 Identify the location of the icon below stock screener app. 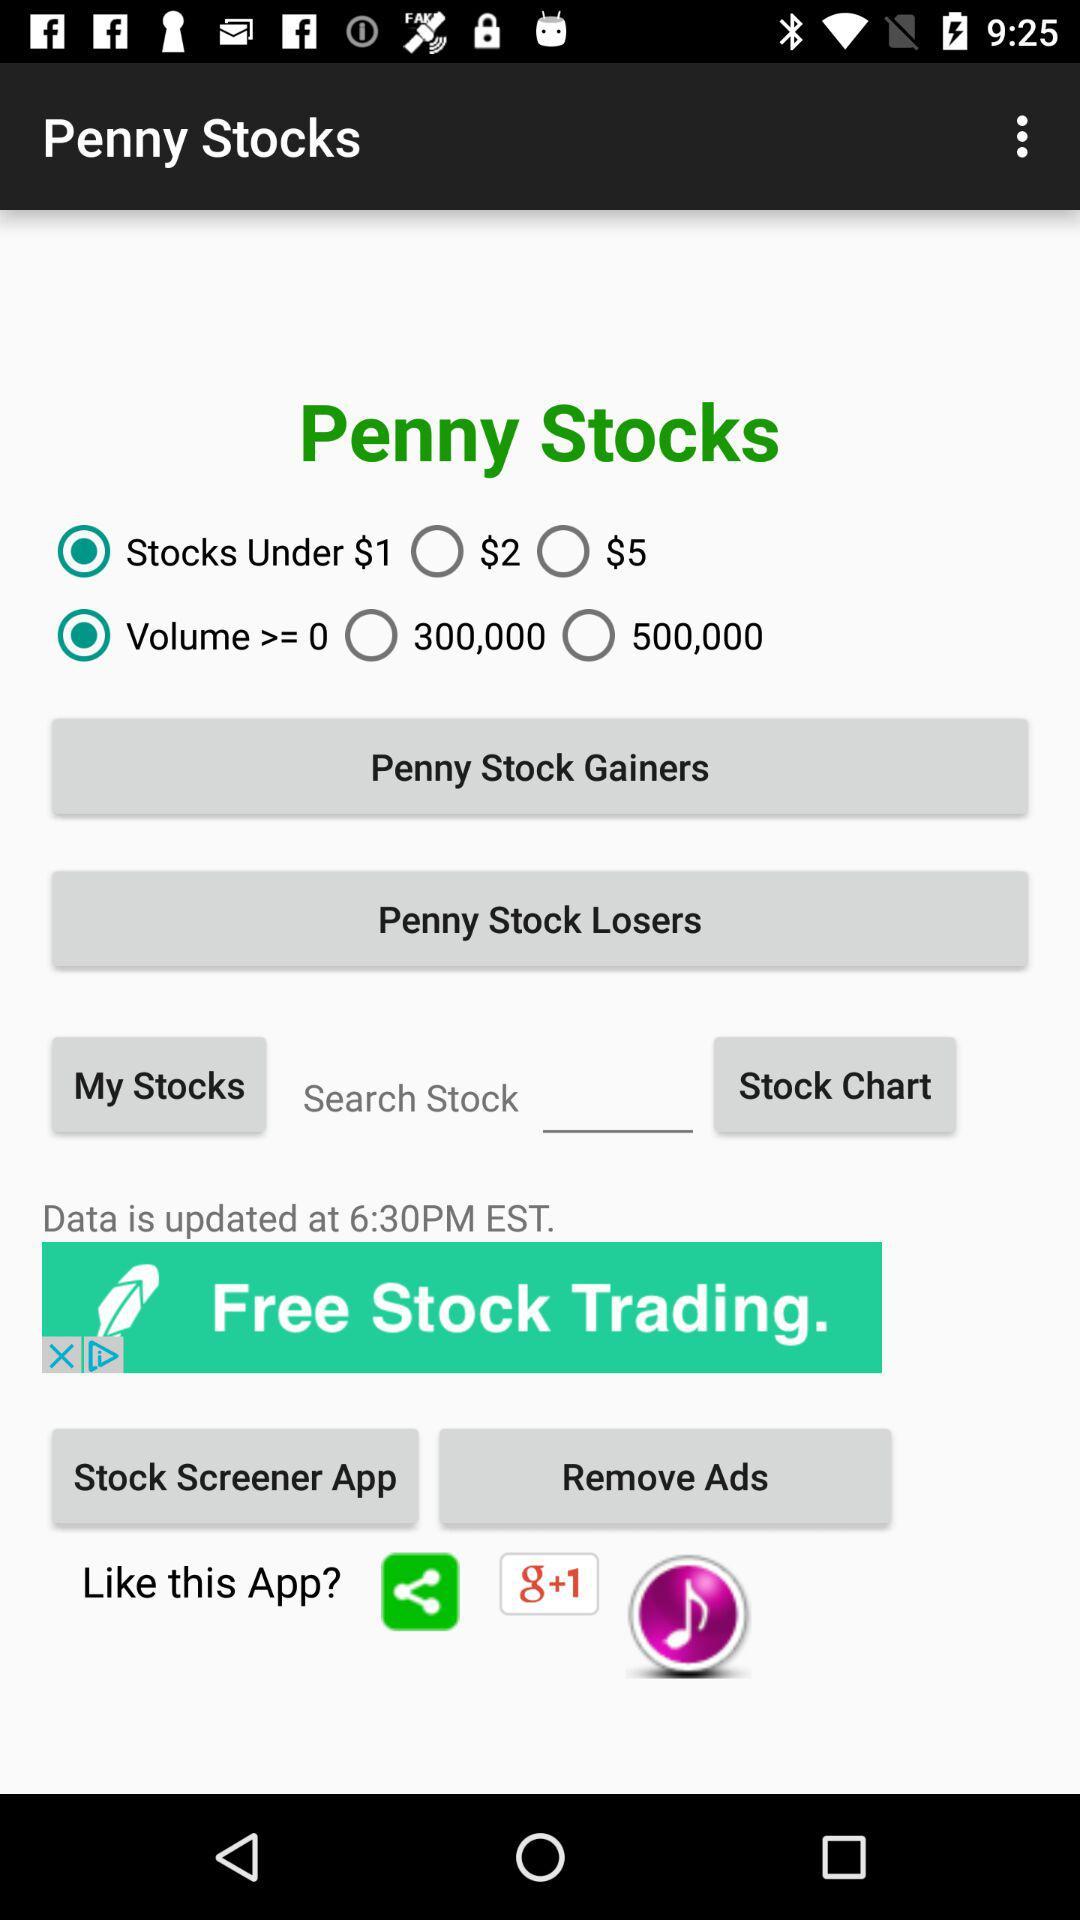
(419, 1590).